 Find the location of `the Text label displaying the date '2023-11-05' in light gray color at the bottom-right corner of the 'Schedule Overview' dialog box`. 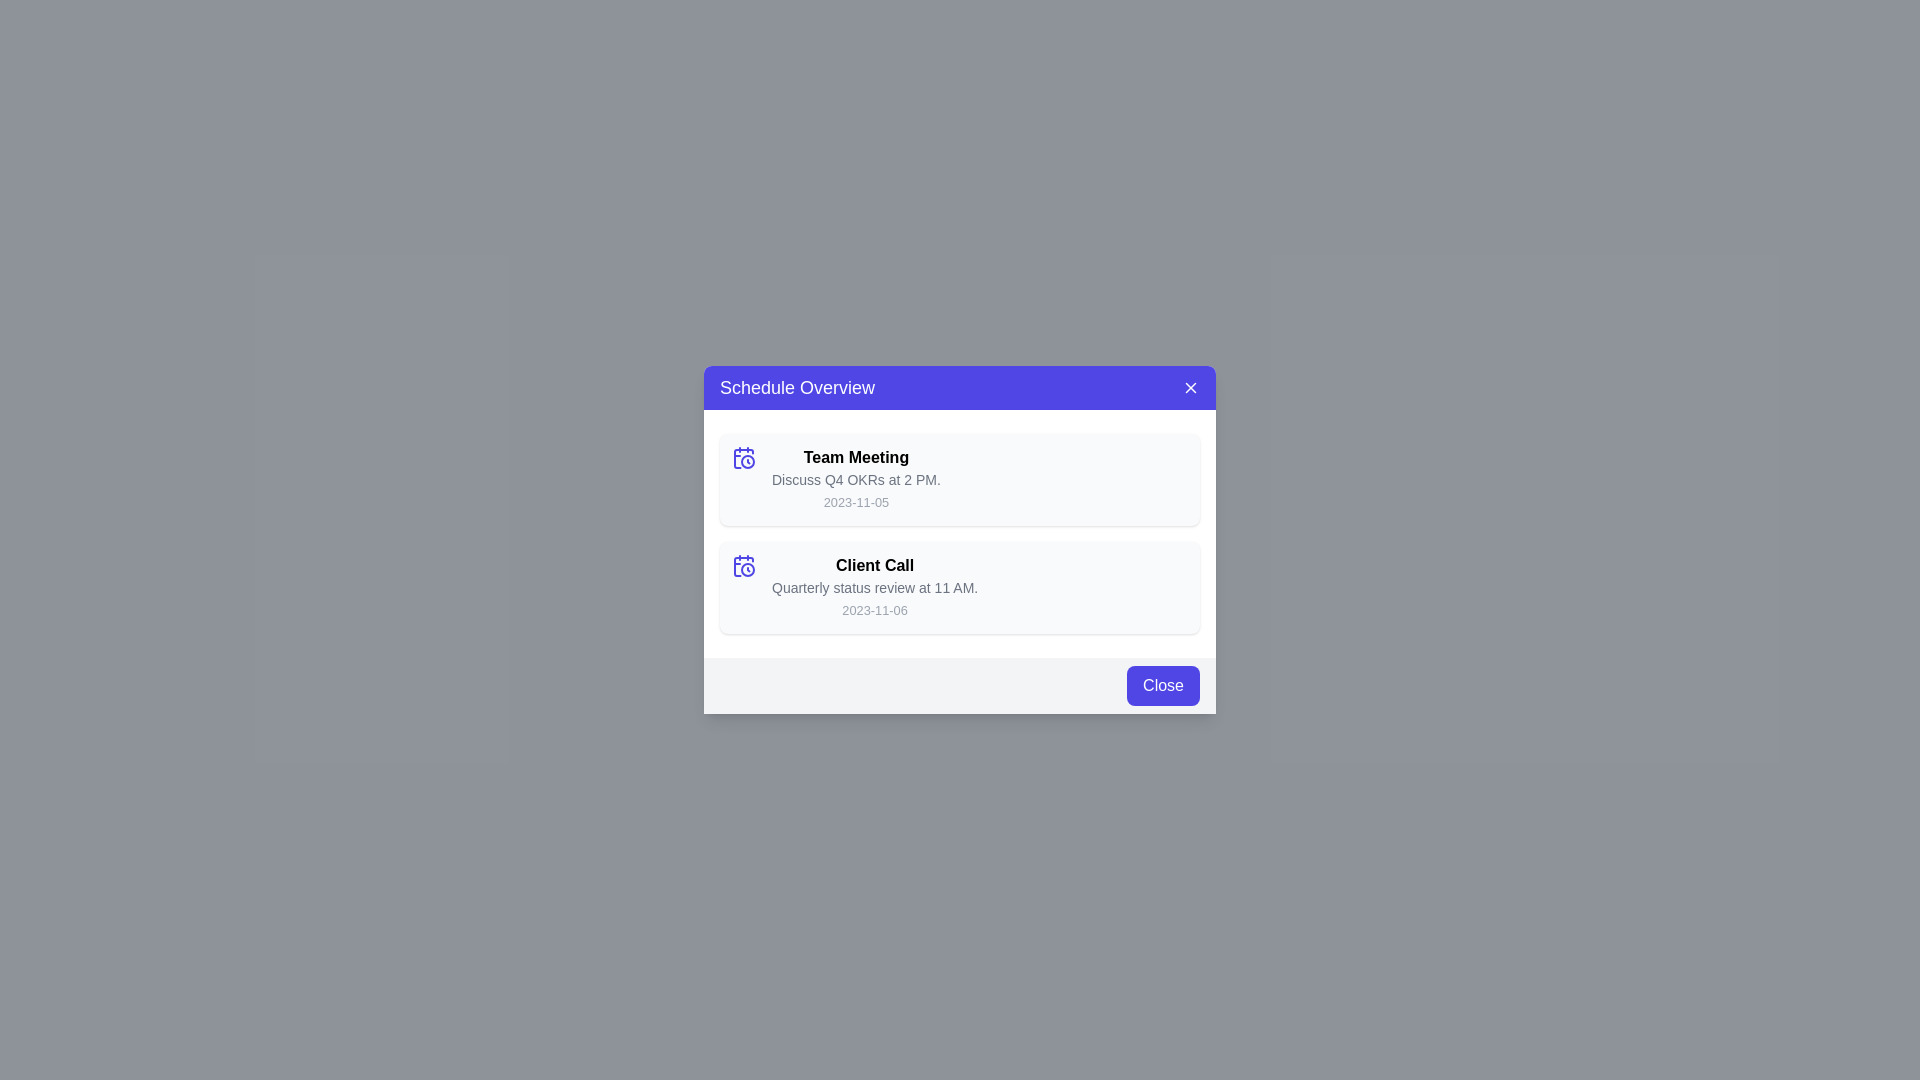

the Text label displaying the date '2023-11-05' in light gray color at the bottom-right corner of the 'Schedule Overview' dialog box is located at coordinates (856, 501).